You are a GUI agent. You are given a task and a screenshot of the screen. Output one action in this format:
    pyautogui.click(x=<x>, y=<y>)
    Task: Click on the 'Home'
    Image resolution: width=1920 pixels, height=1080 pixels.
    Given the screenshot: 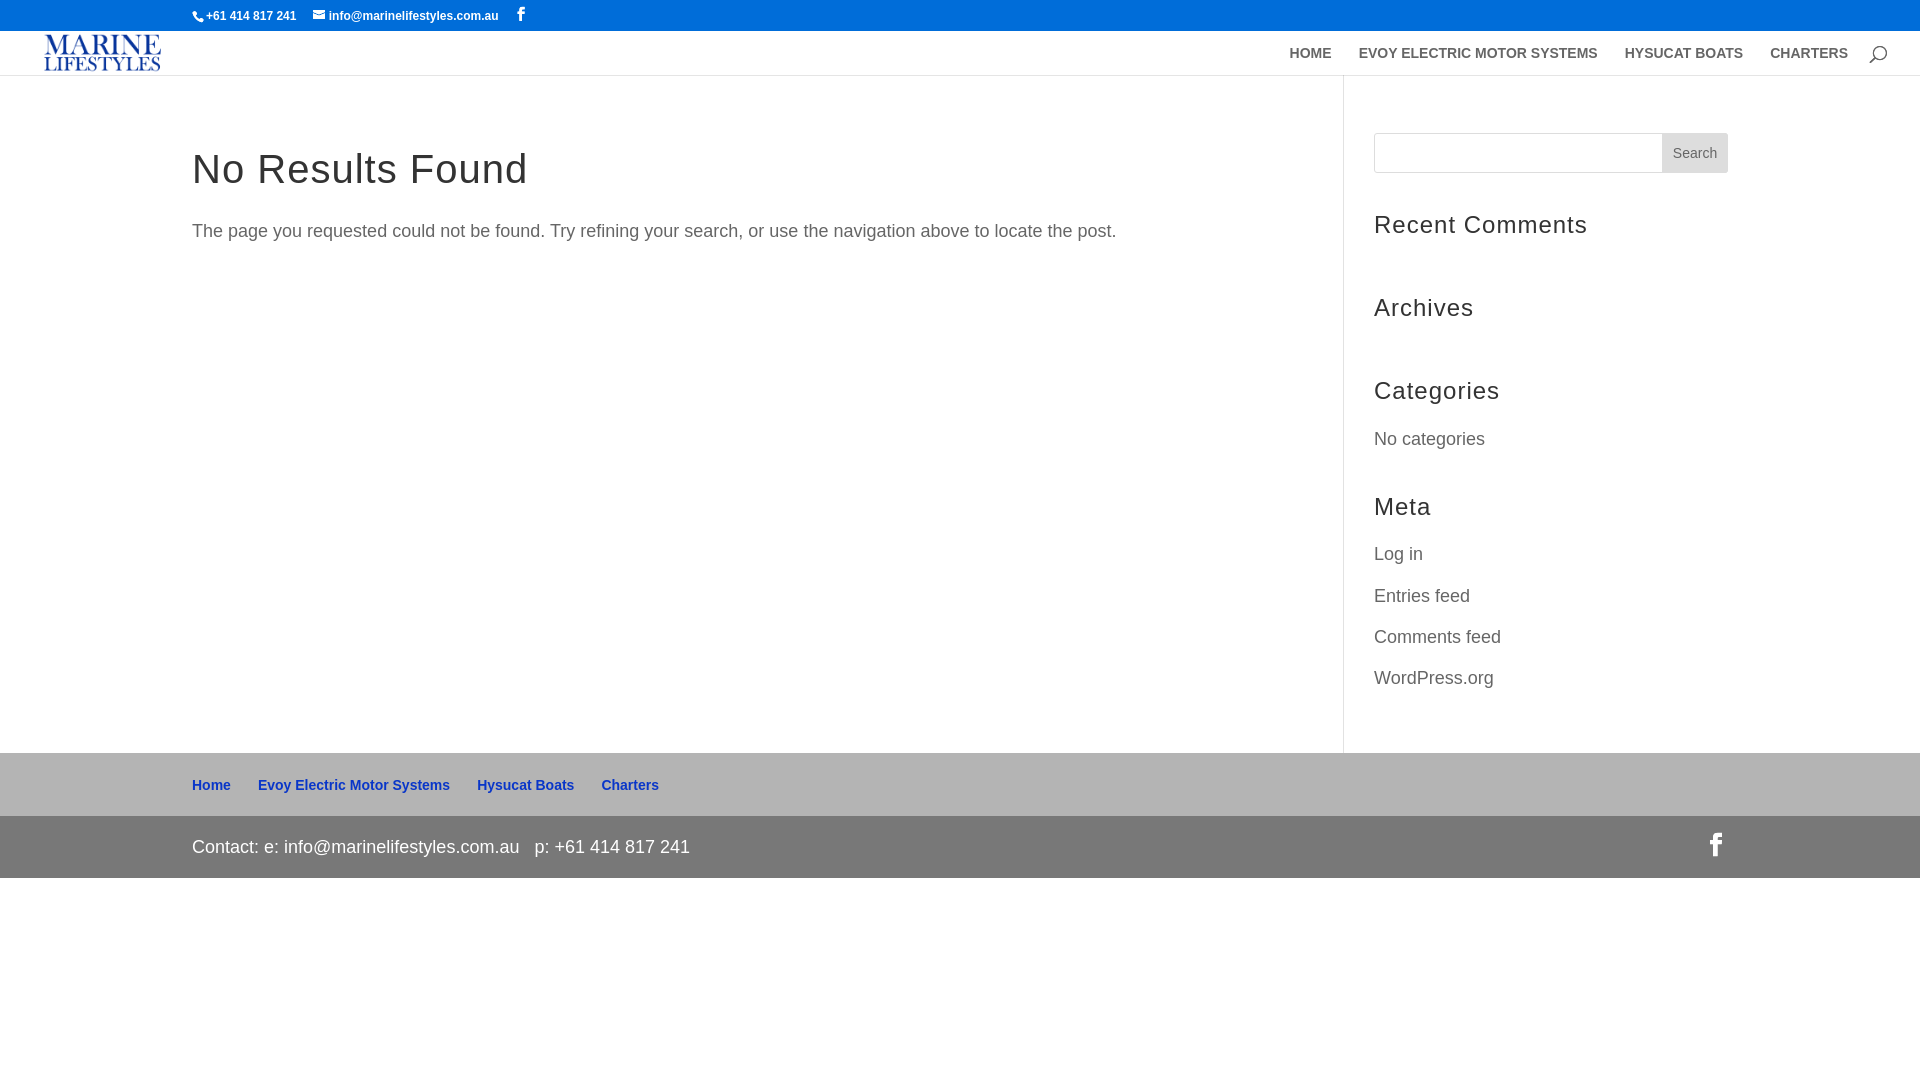 What is the action you would take?
    pyautogui.click(x=211, y=784)
    